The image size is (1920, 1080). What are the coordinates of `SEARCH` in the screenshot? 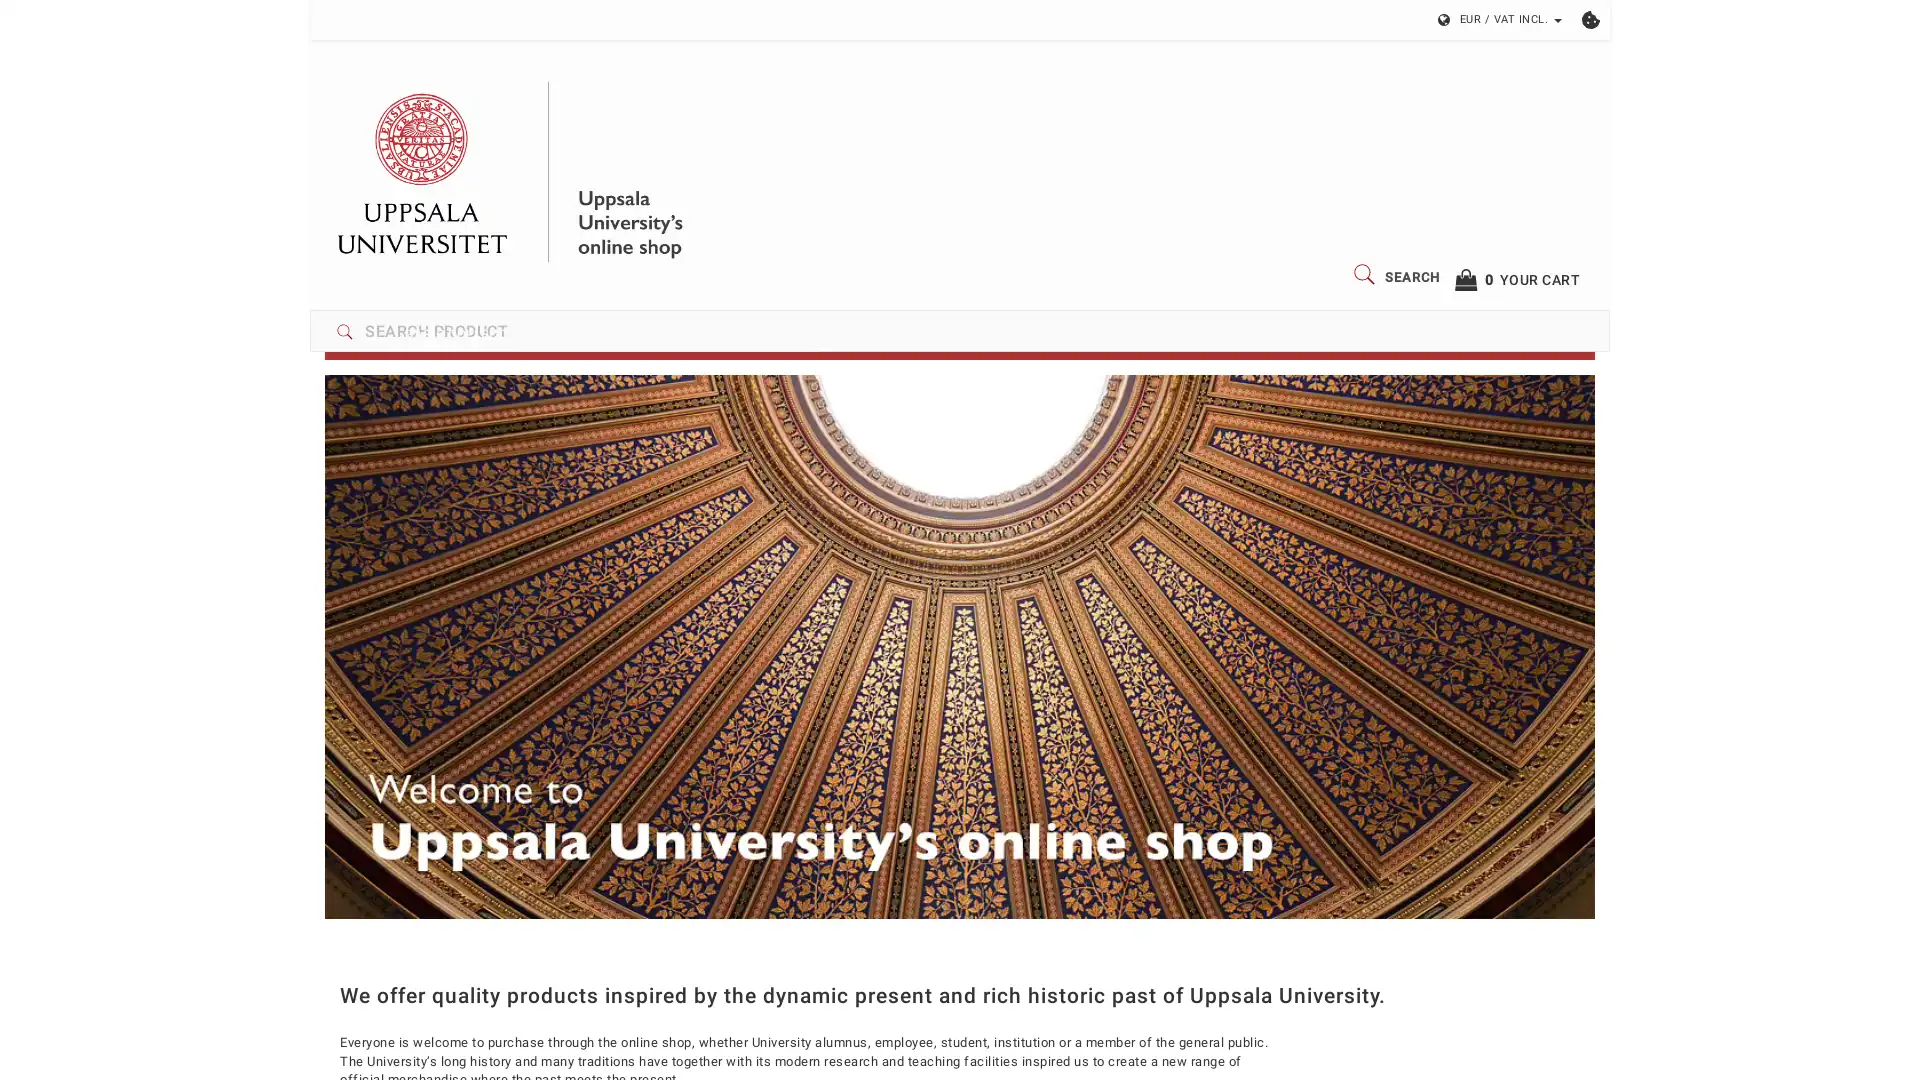 It's located at (1411, 277).